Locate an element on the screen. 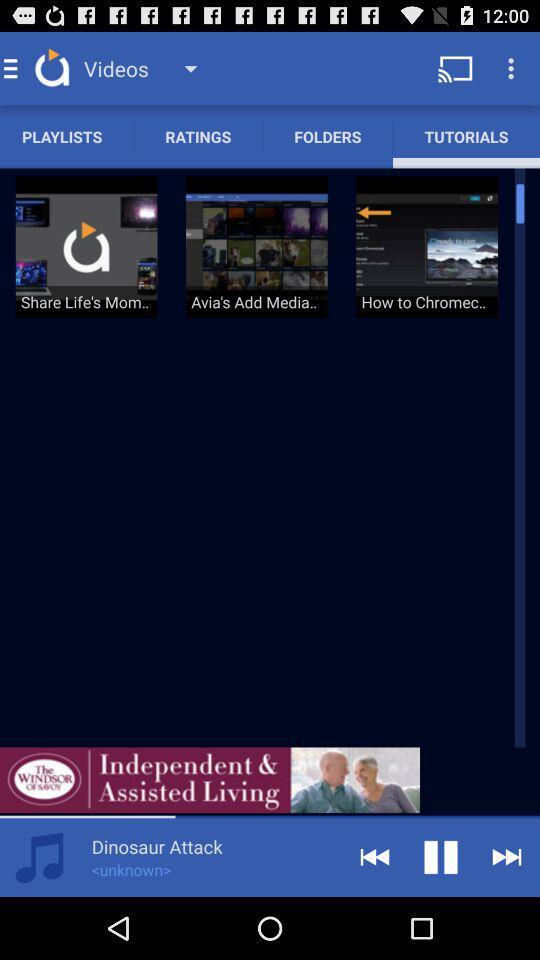  the av_rewind icon is located at coordinates (374, 917).